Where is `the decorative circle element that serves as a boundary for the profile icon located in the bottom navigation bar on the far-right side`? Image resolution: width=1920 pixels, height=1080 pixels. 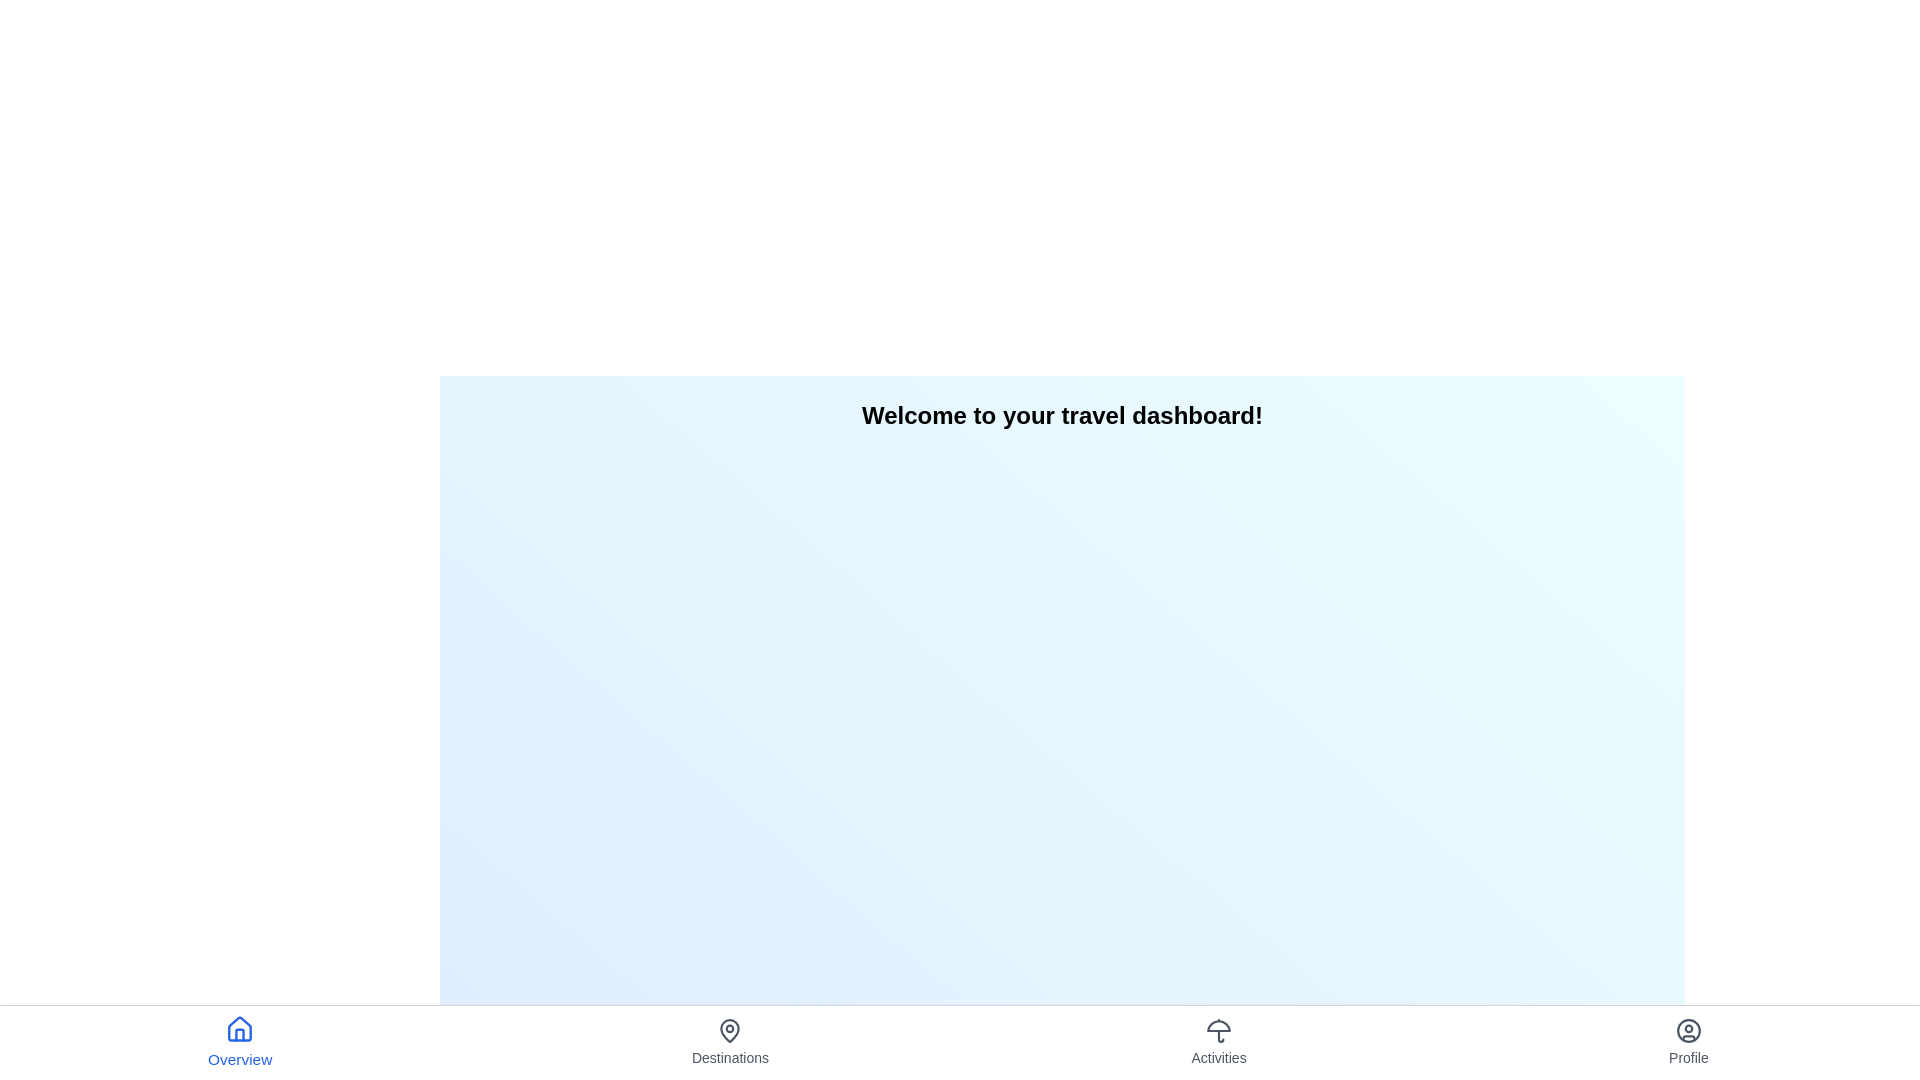
the decorative circle element that serves as a boundary for the profile icon located in the bottom navigation bar on the far-right side is located at coordinates (1687, 1030).